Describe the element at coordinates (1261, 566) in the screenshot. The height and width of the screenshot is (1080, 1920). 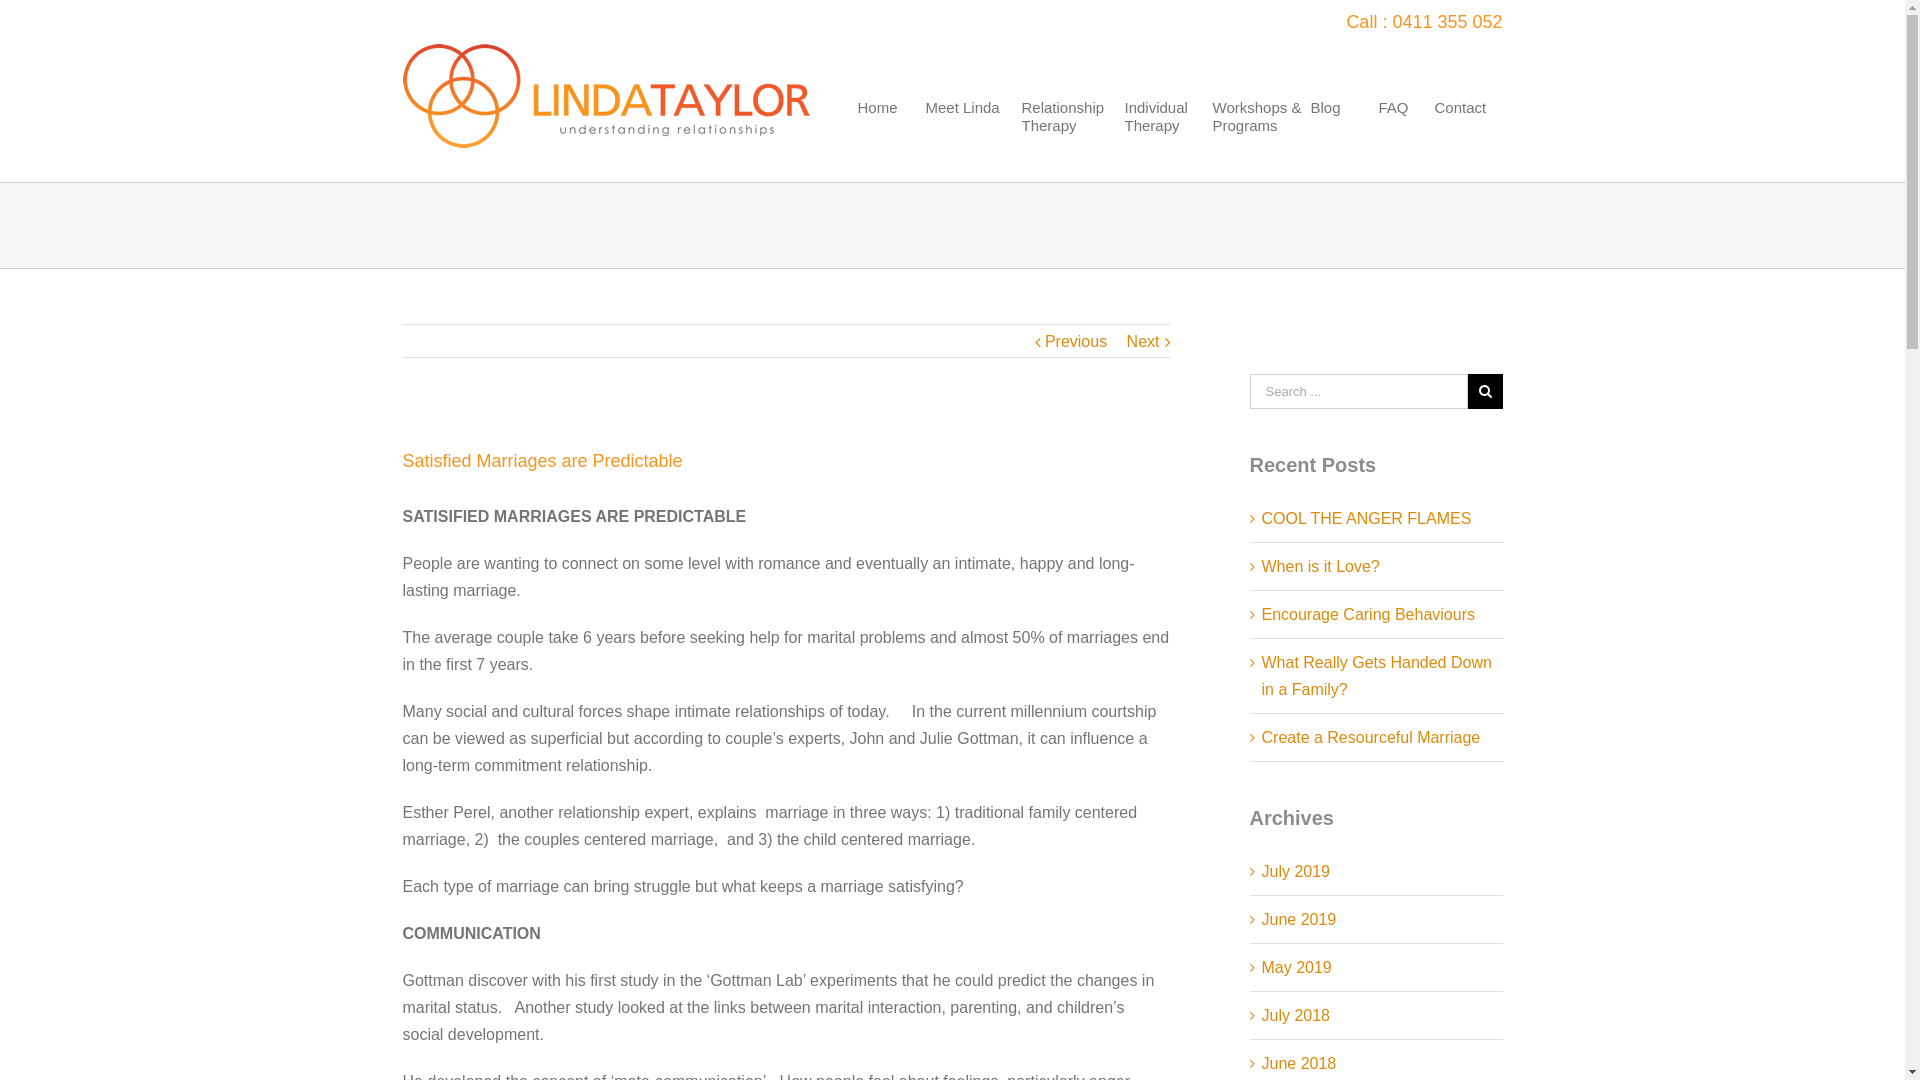
I see `'When is it Love?'` at that location.